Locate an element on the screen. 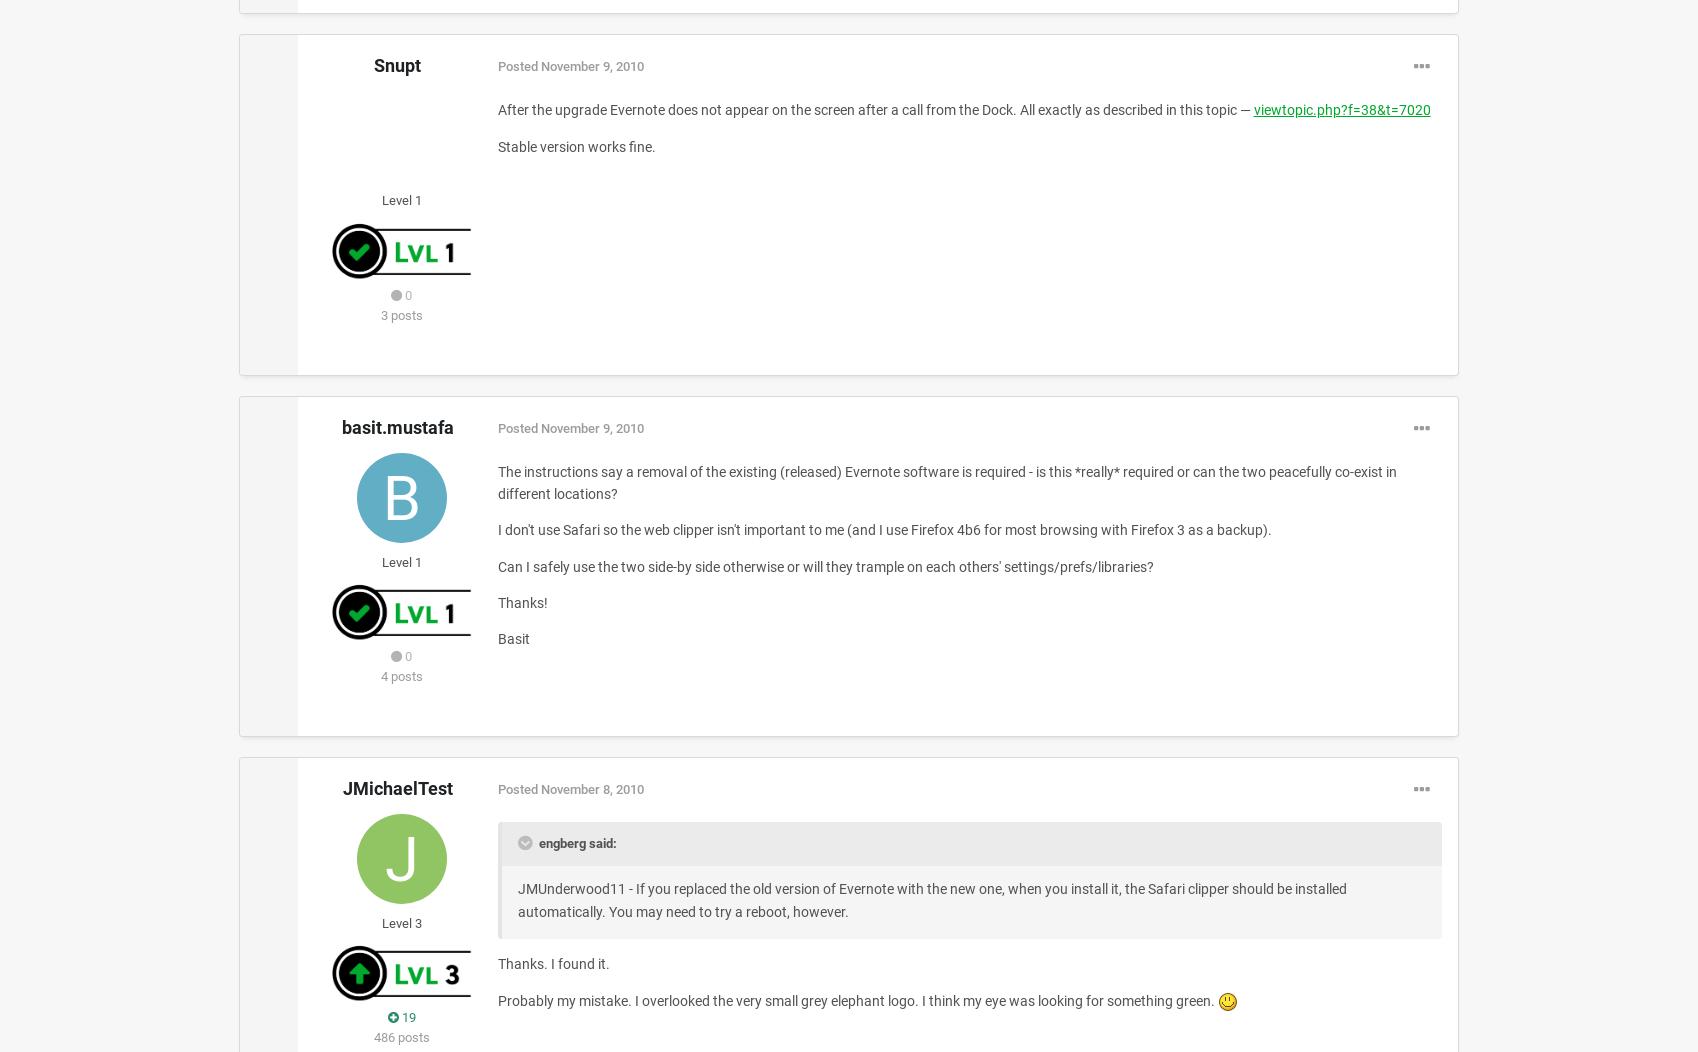 The image size is (1698, 1052). 'Basit' is located at coordinates (496, 638).